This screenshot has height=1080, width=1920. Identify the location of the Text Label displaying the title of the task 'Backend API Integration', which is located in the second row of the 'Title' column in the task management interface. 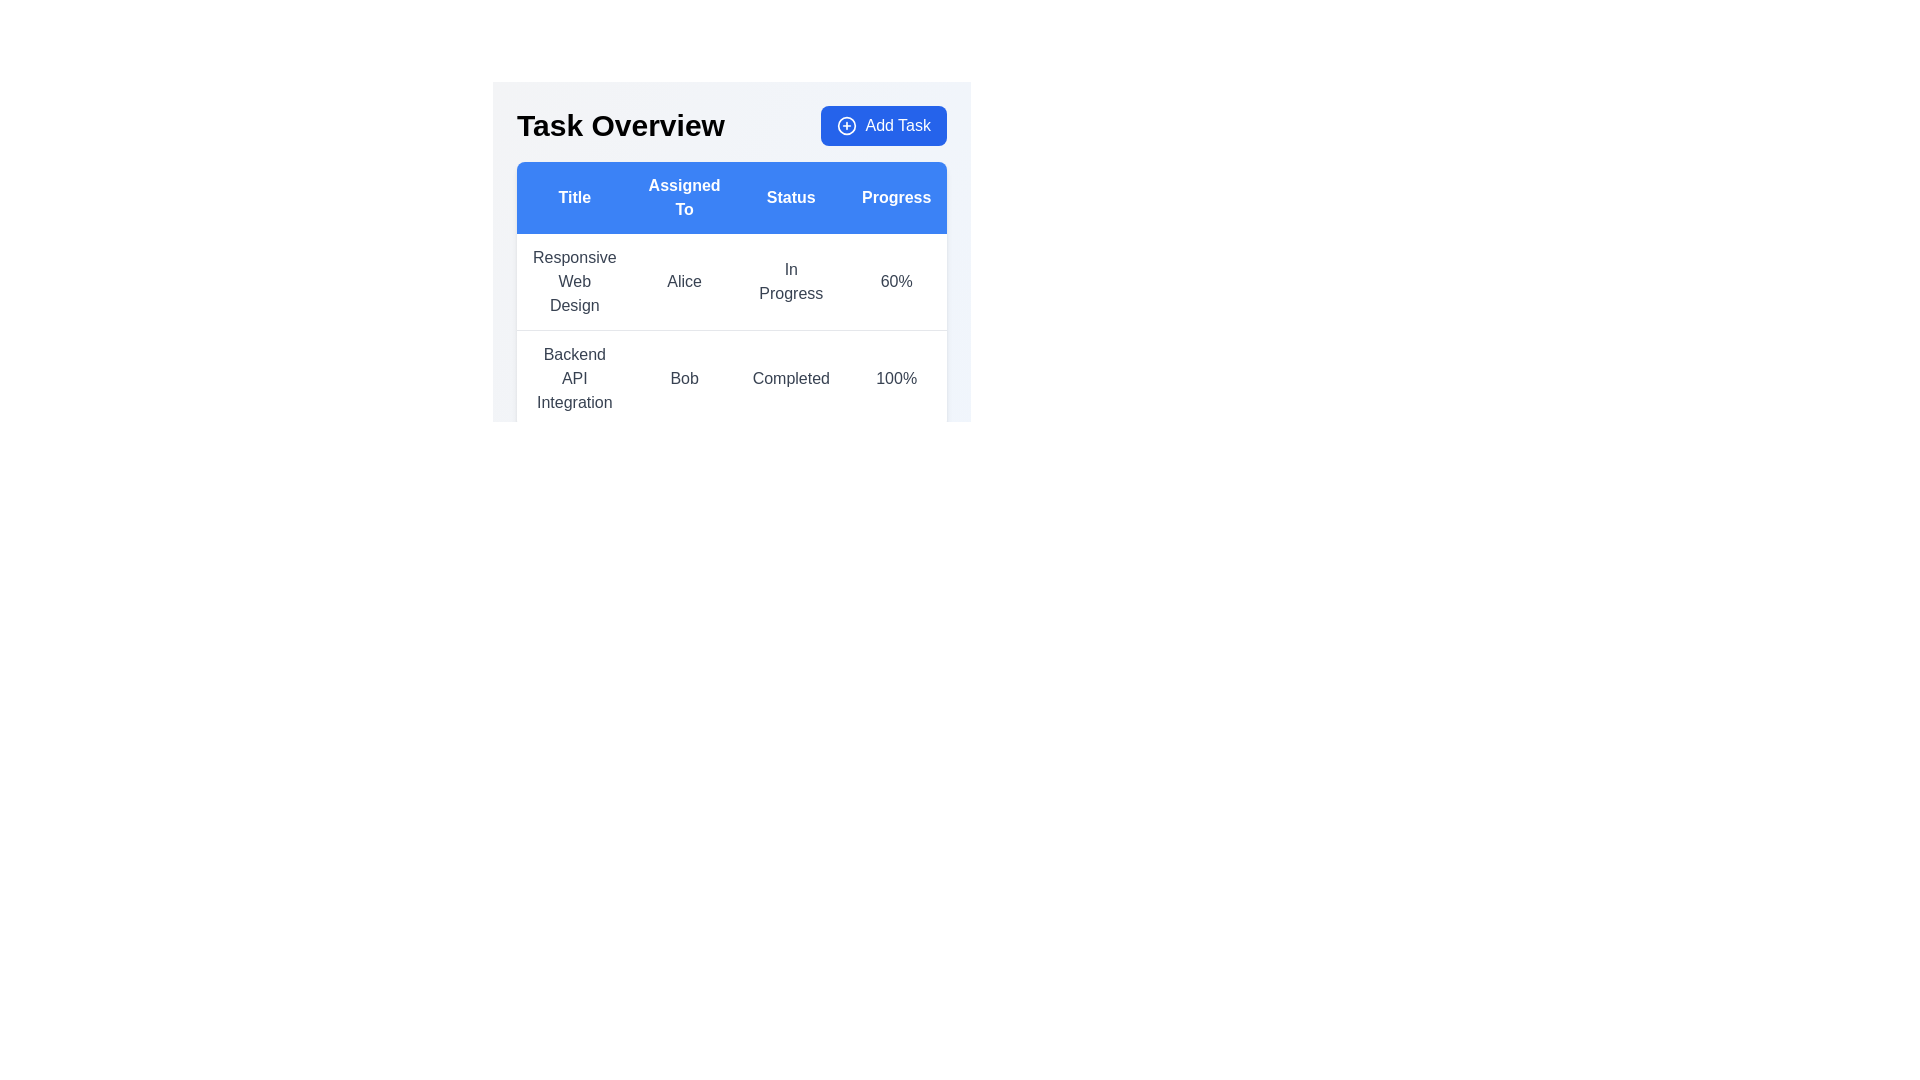
(573, 378).